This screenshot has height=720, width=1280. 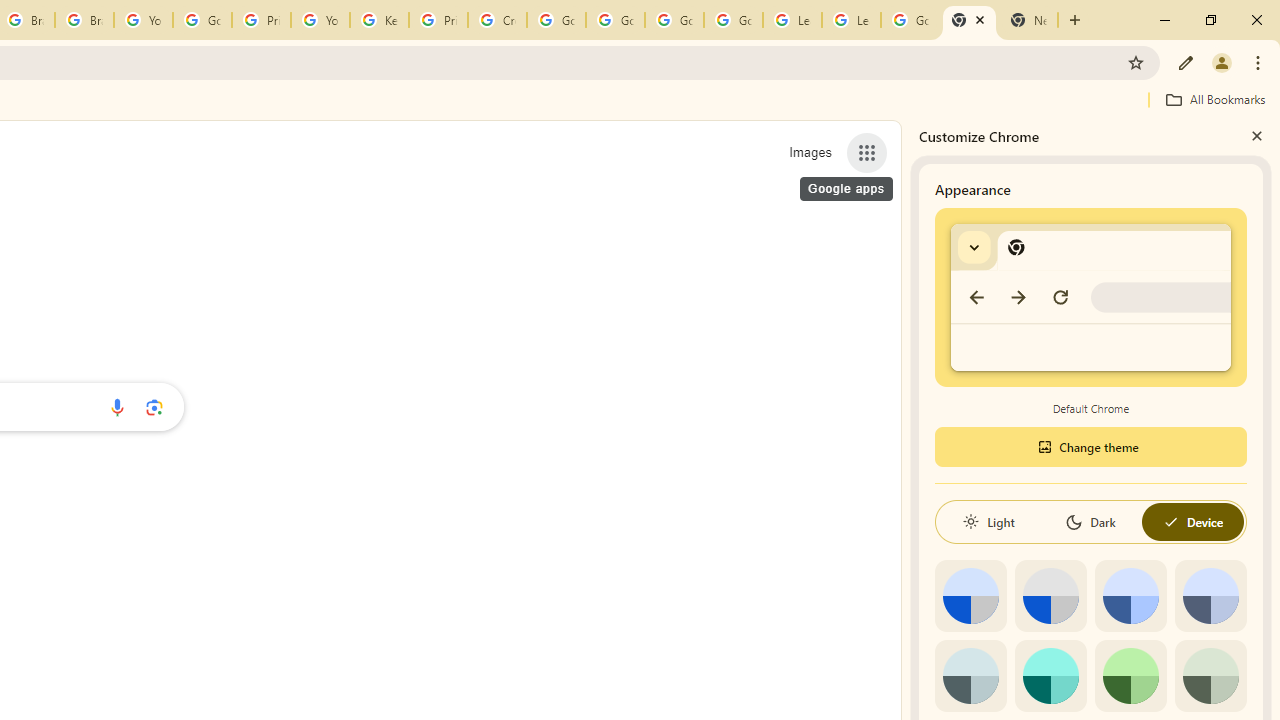 What do you see at coordinates (1028, 20) in the screenshot?
I see `'New Tab'` at bounding box center [1028, 20].